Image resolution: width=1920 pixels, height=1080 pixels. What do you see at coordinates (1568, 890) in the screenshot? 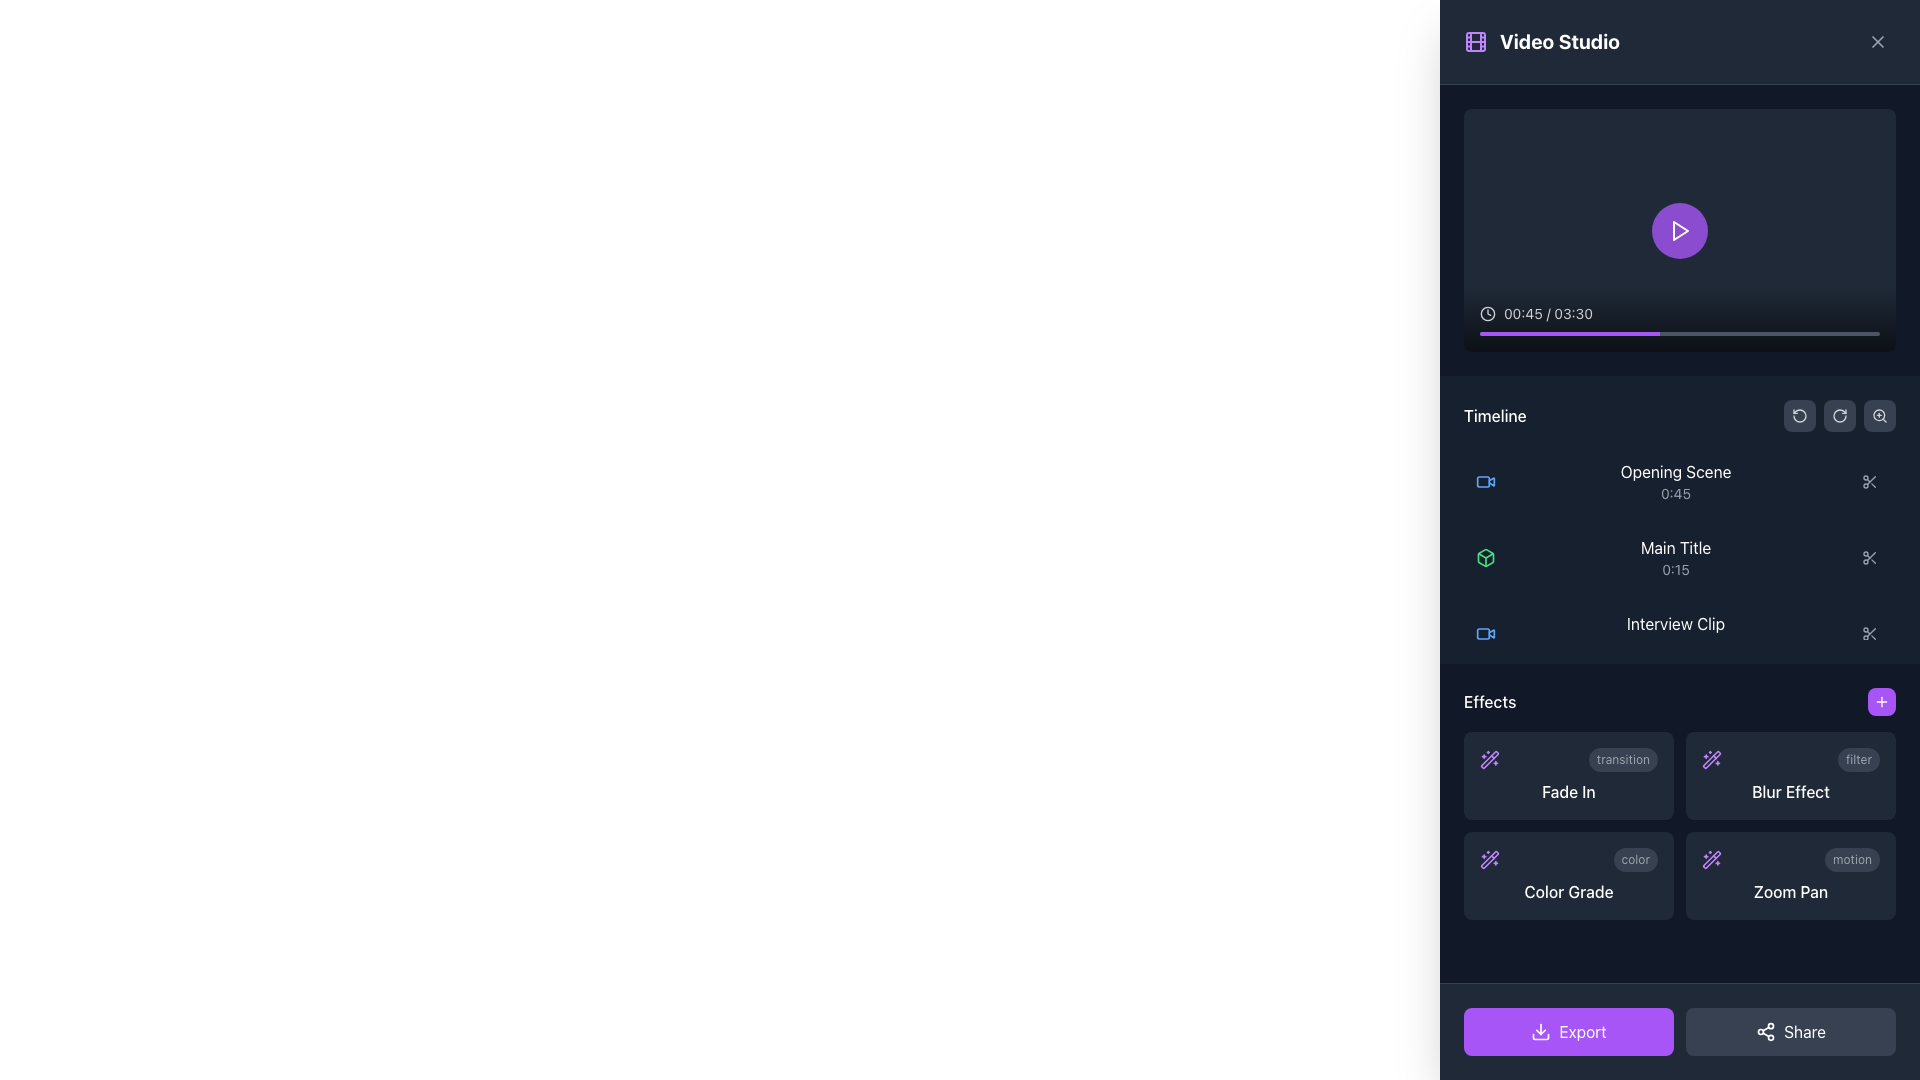
I see `'Color Grade' text label located in the bottom-left of the Effects section in the video editor interface` at bounding box center [1568, 890].